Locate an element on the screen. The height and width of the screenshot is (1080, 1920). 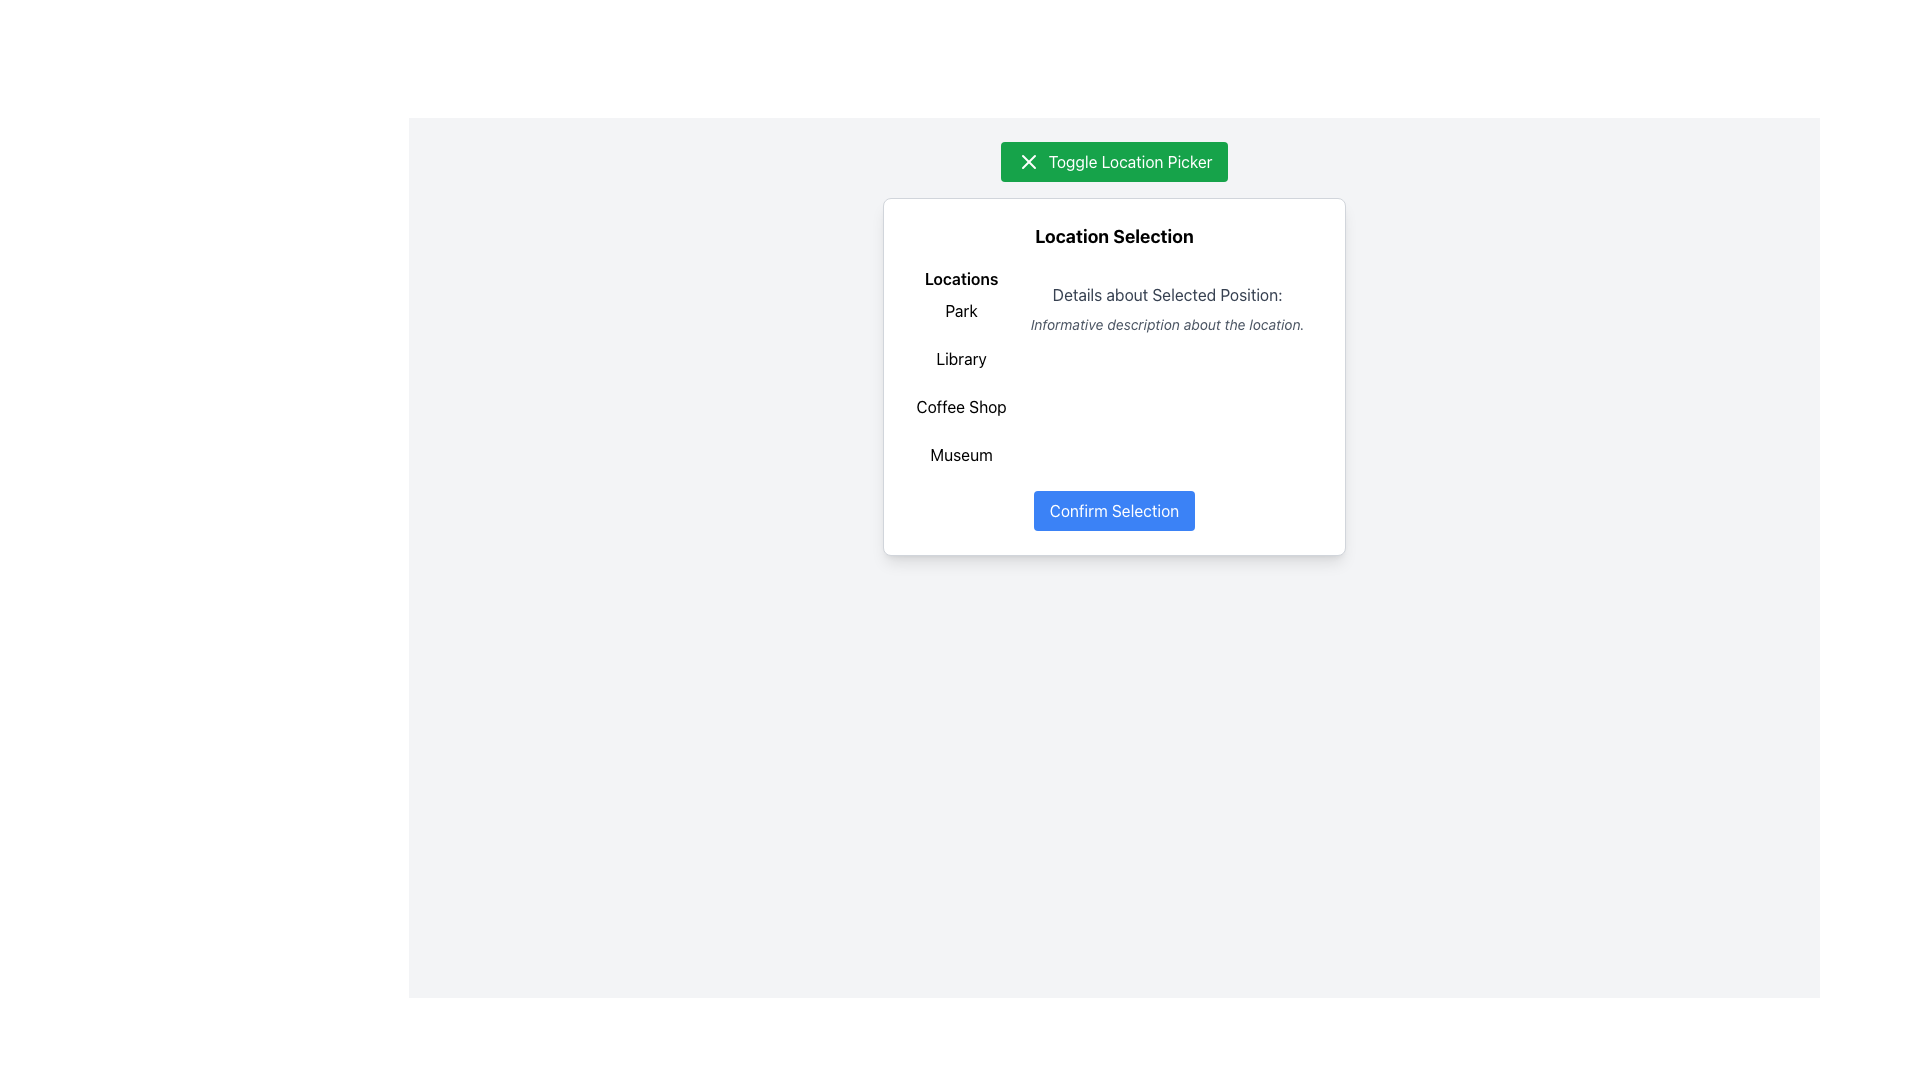
the 'Coffee Shop' text item in the selectable list is located at coordinates (961, 406).